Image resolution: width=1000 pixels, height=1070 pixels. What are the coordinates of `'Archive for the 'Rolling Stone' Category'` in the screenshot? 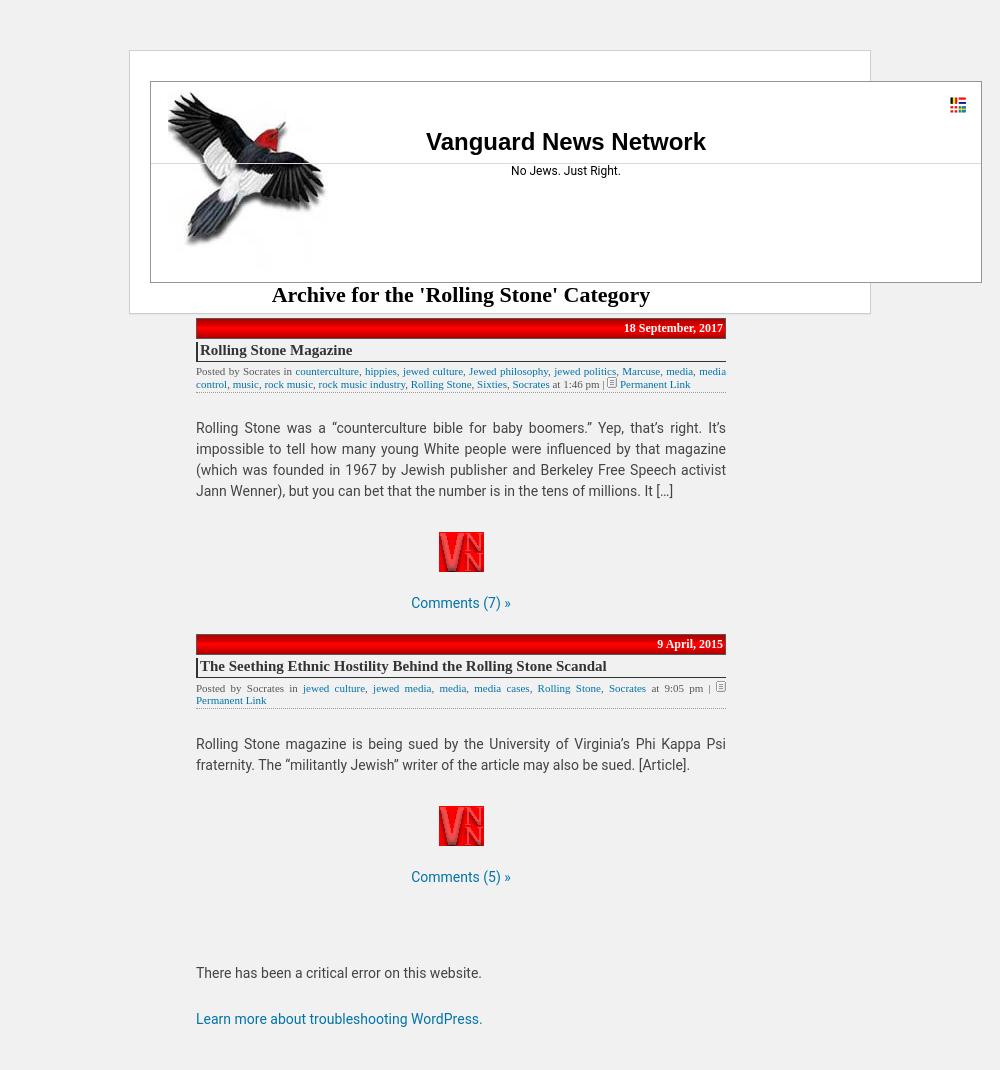 It's located at (459, 294).